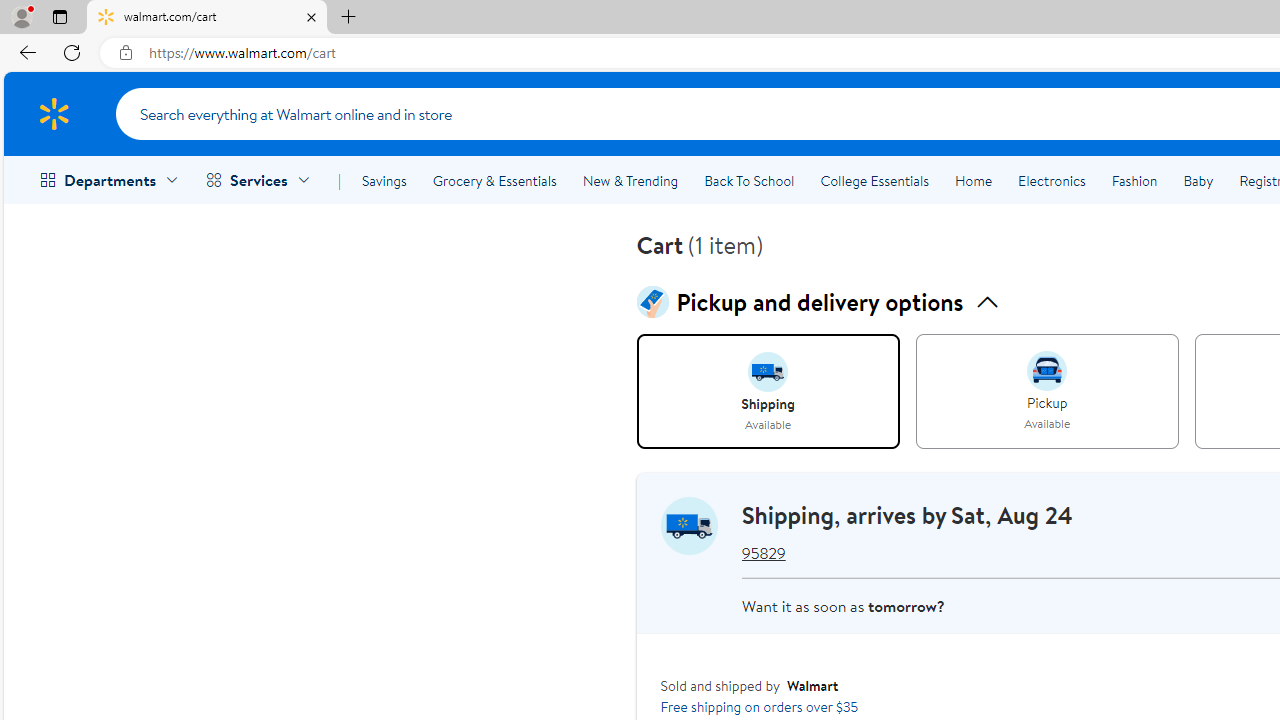  Describe the element at coordinates (53, 113) in the screenshot. I see `'Walmart Homepage'` at that location.